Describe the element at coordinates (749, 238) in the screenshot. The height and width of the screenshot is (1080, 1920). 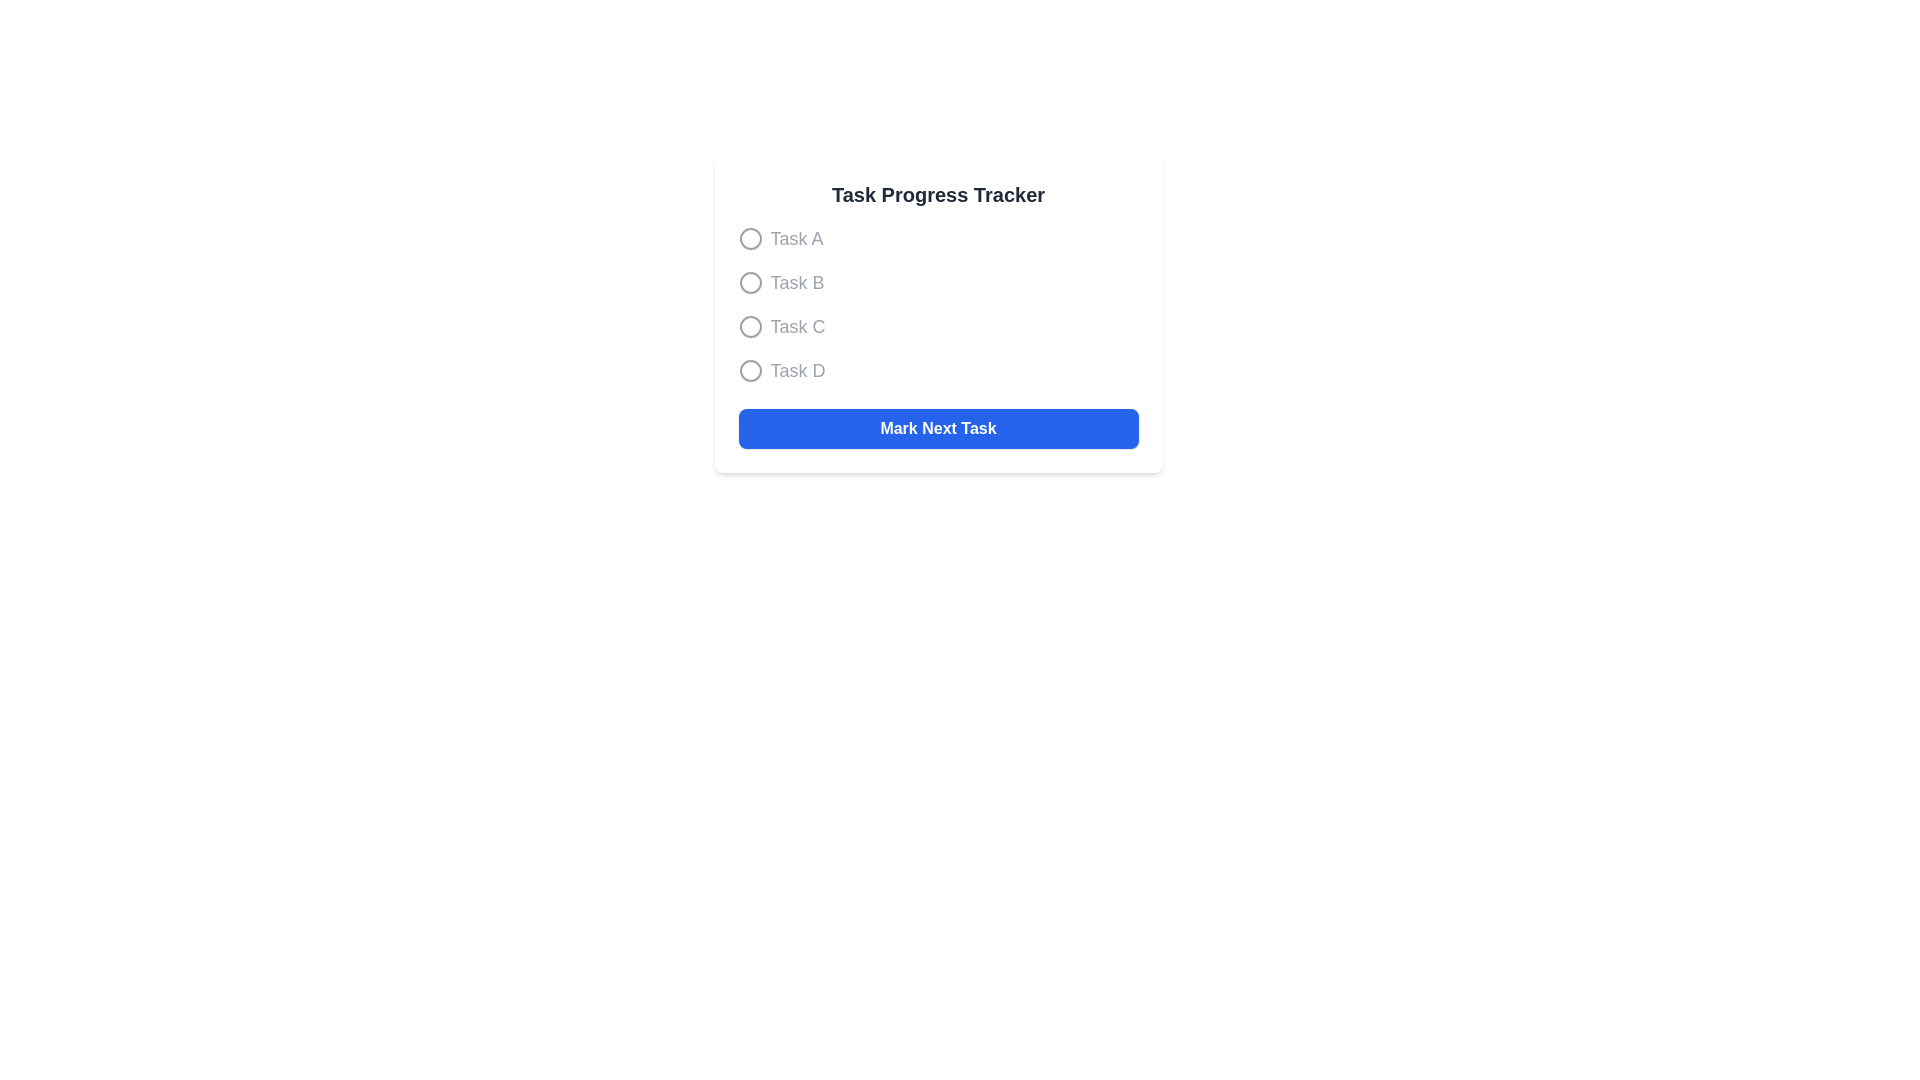
I see `the radio button for 'Task A'` at that location.